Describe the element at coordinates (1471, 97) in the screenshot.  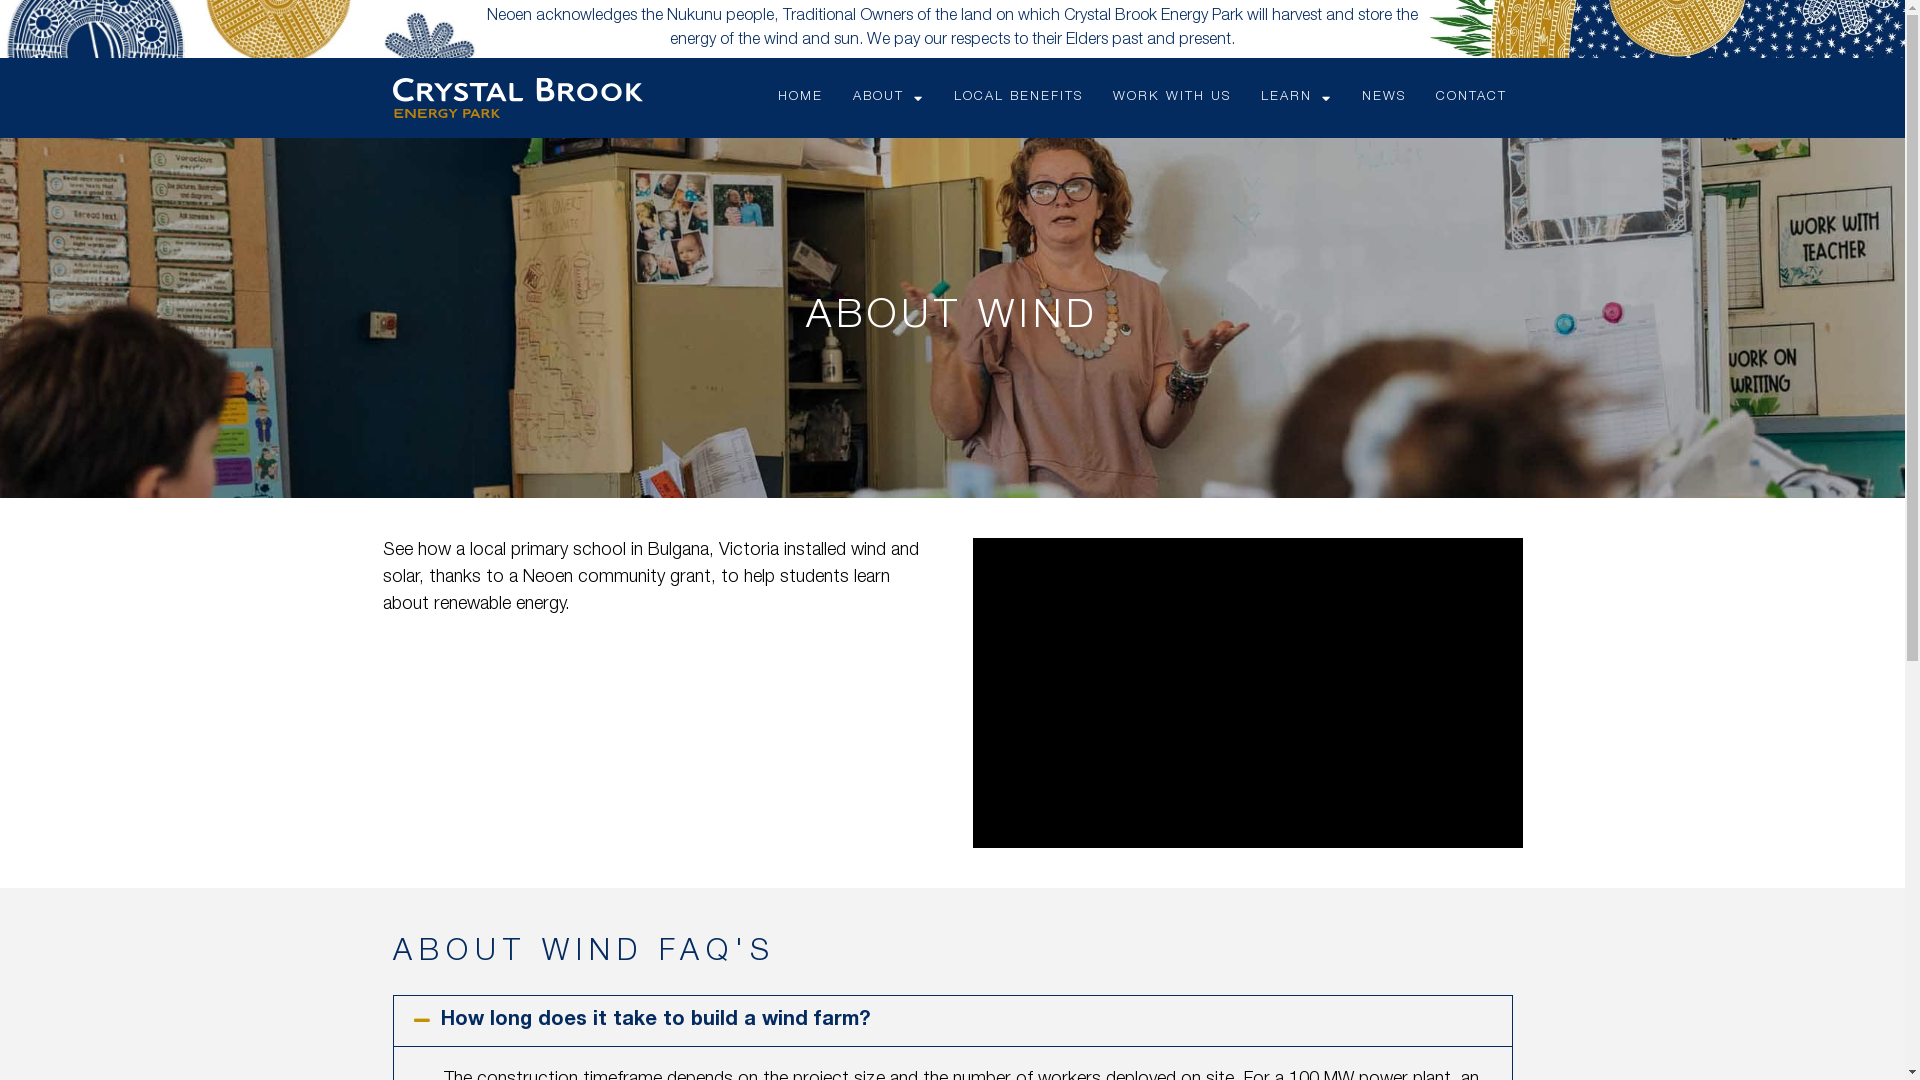
I see `'CONTACT'` at that location.